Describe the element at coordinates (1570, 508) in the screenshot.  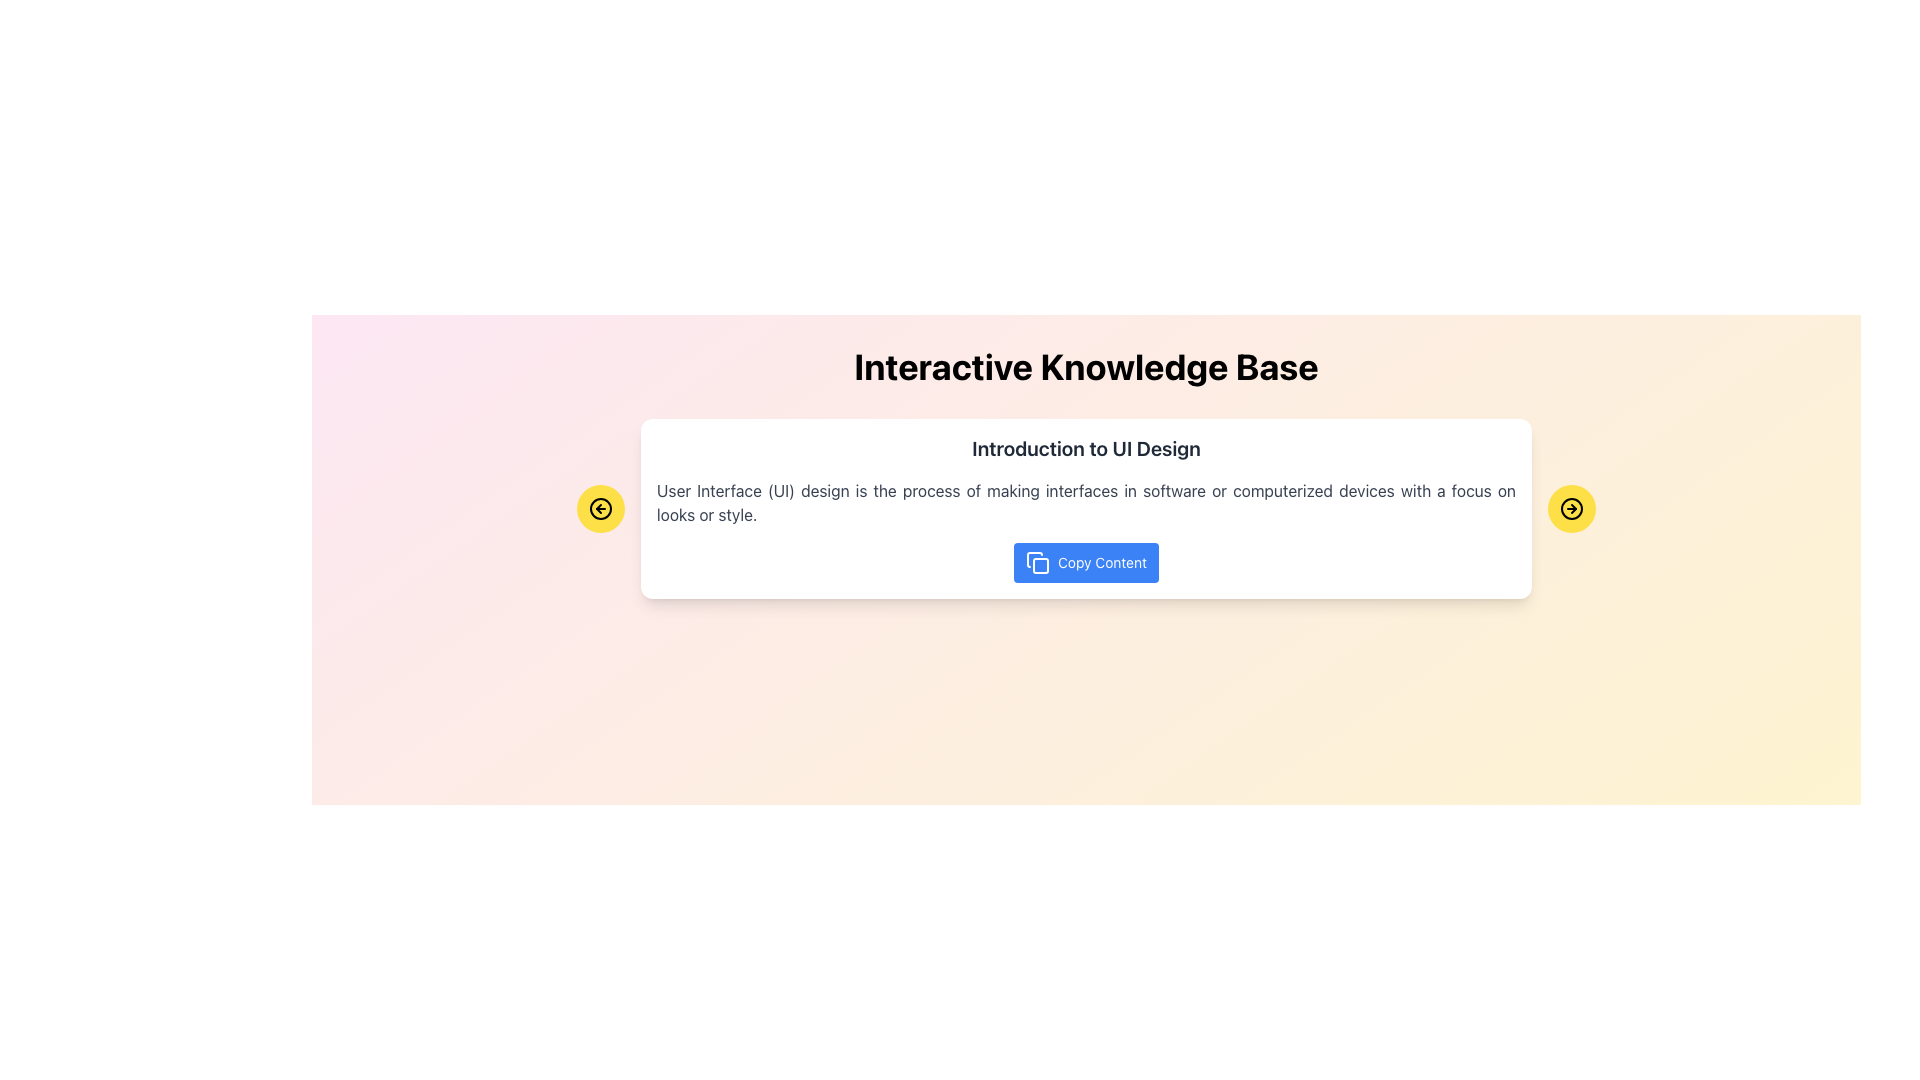
I see `the SVG Circle element that visually indicates an interactive functionality, positioned centrally within an icon to the right of the main content card` at that location.